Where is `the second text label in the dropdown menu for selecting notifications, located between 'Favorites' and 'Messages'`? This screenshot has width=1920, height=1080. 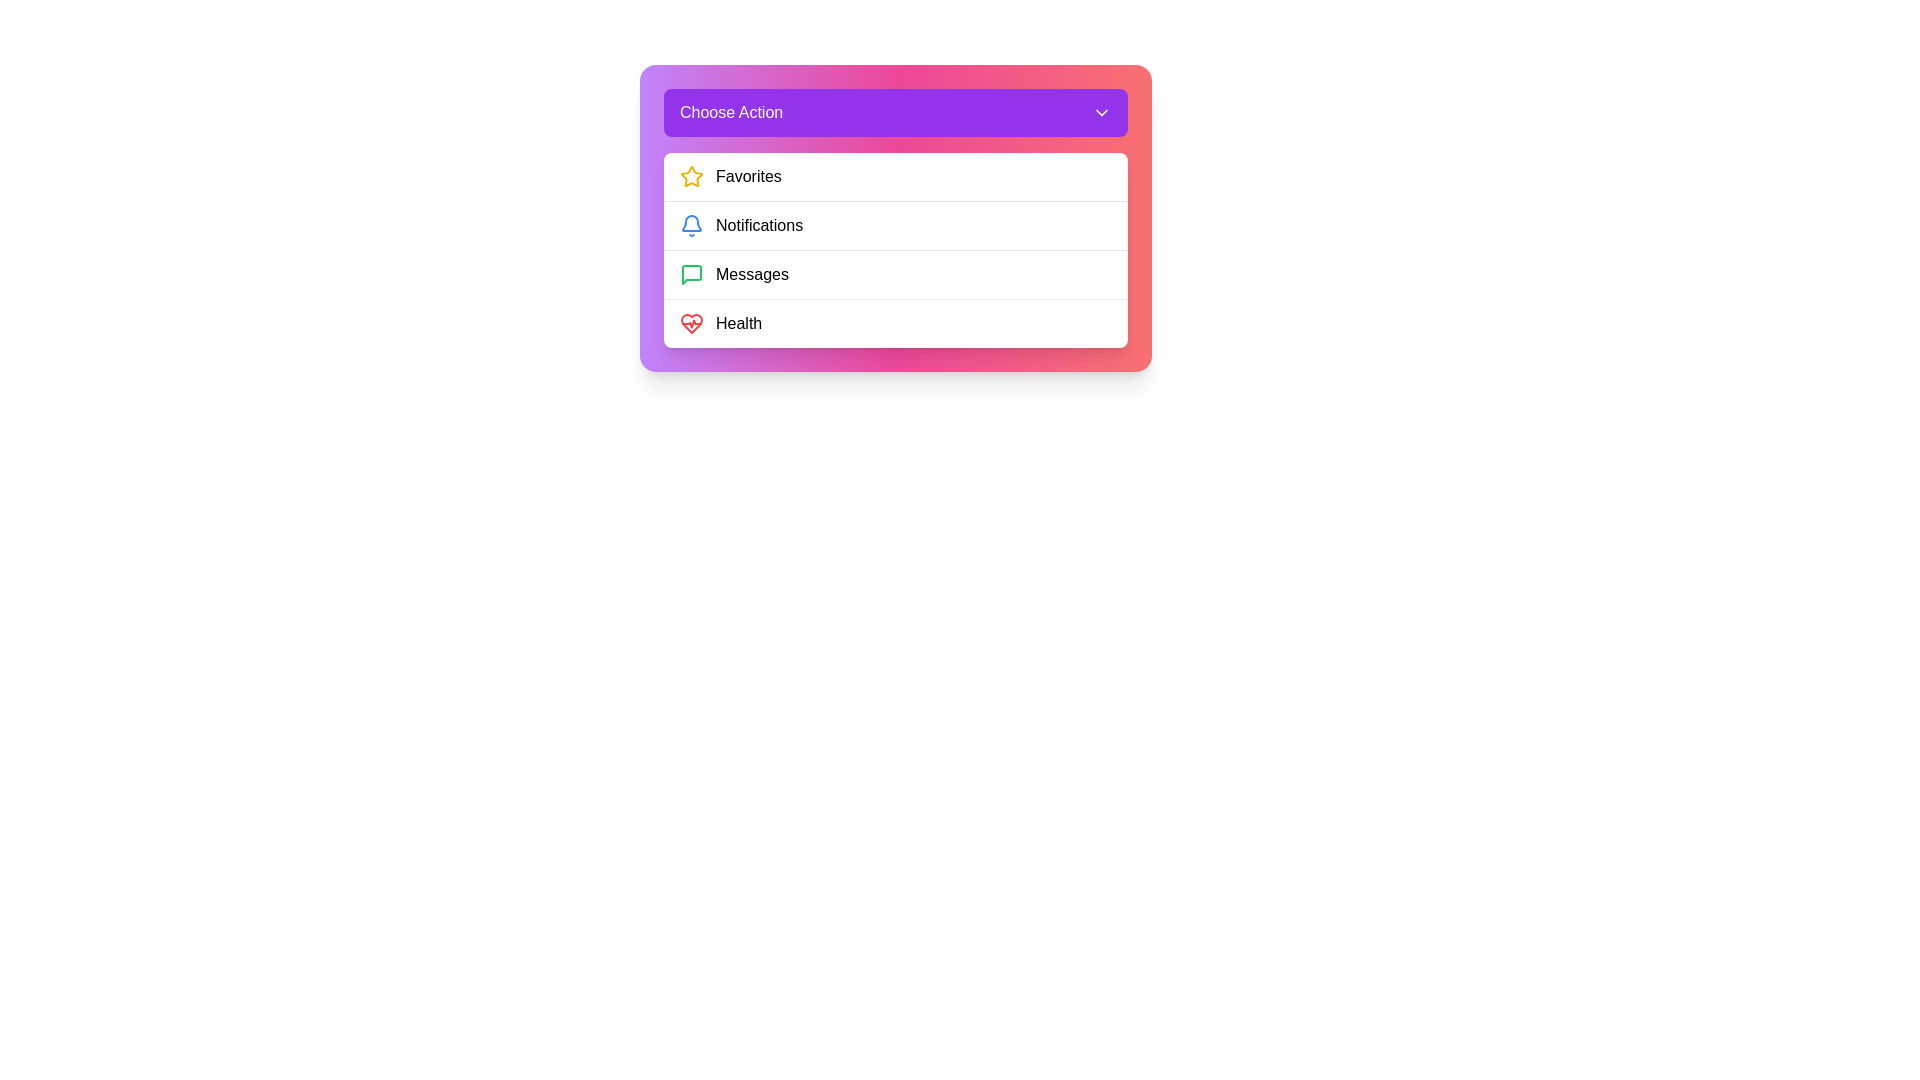
the second text label in the dropdown menu for selecting notifications, located between 'Favorites' and 'Messages' is located at coordinates (758, 225).